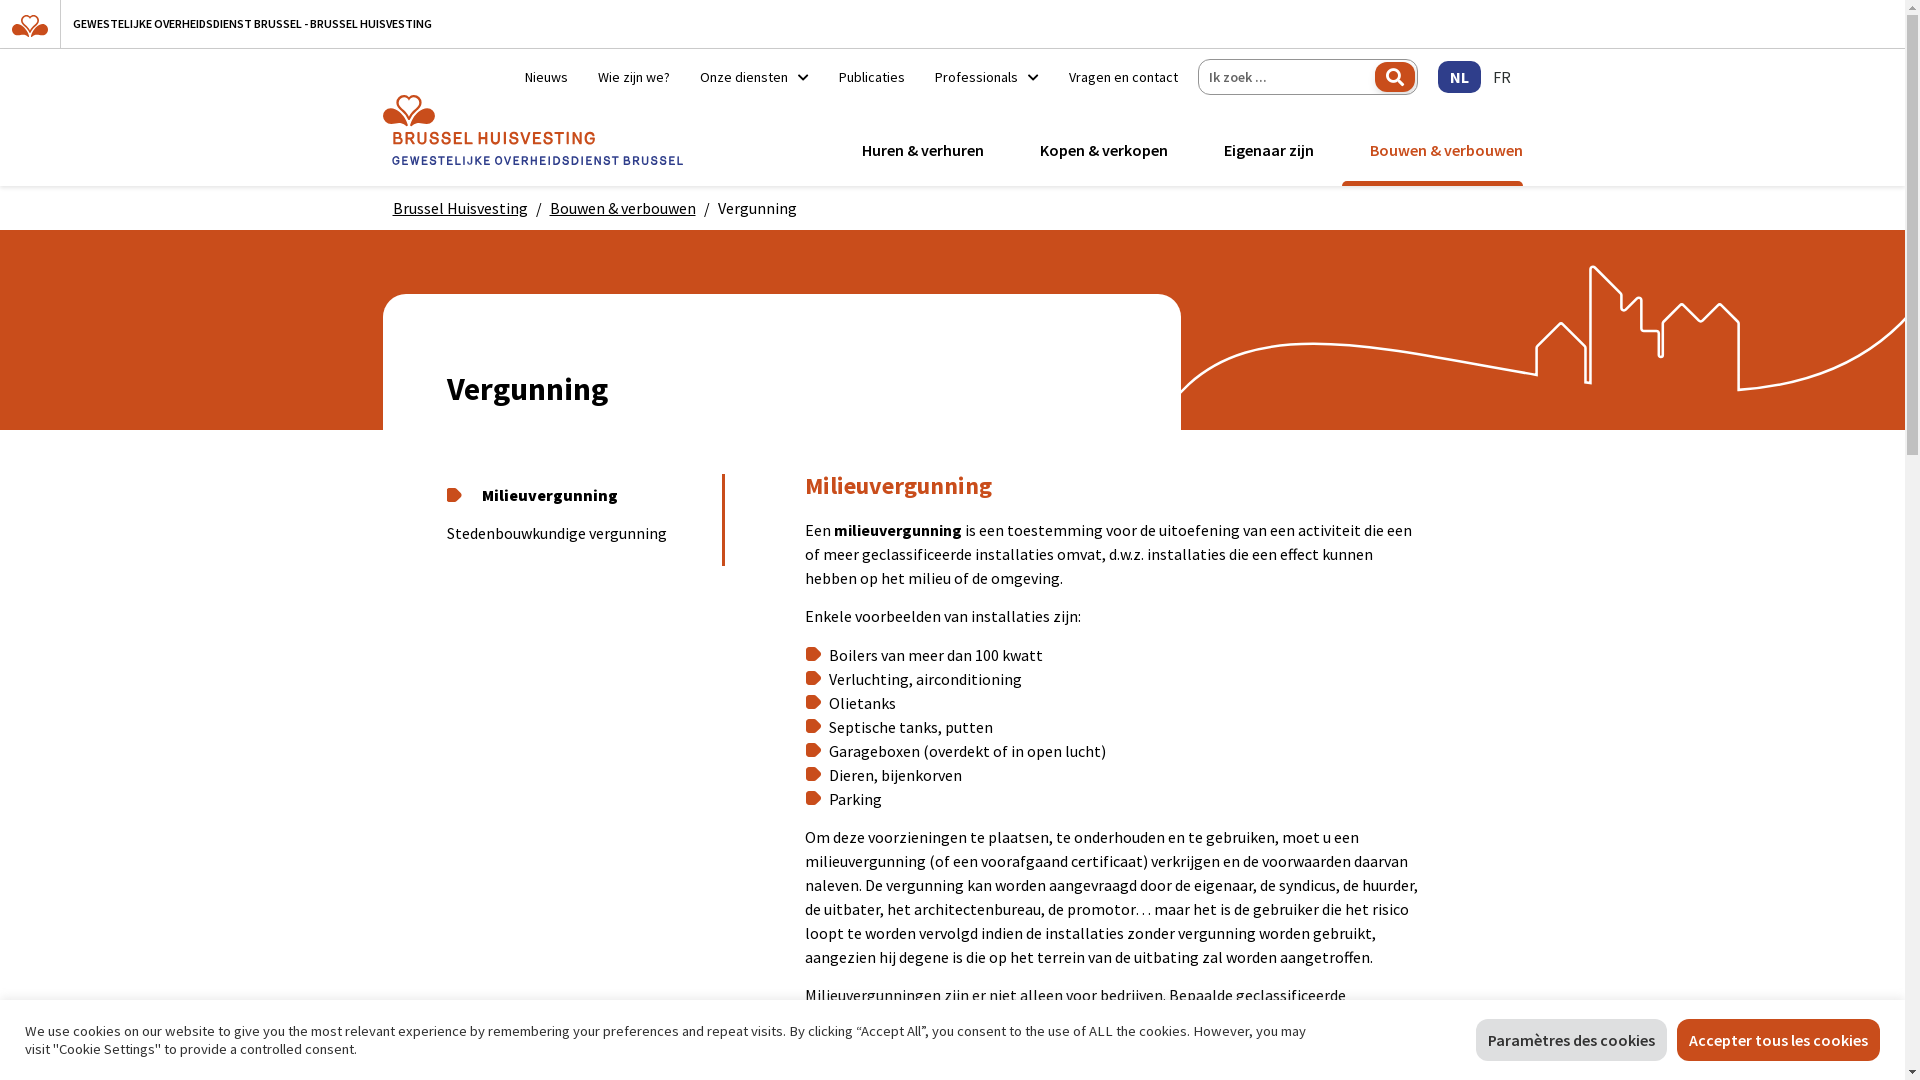 This screenshot has height=1080, width=1920. What do you see at coordinates (632, 76) in the screenshot?
I see `'Wie zijn we?'` at bounding box center [632, 76].